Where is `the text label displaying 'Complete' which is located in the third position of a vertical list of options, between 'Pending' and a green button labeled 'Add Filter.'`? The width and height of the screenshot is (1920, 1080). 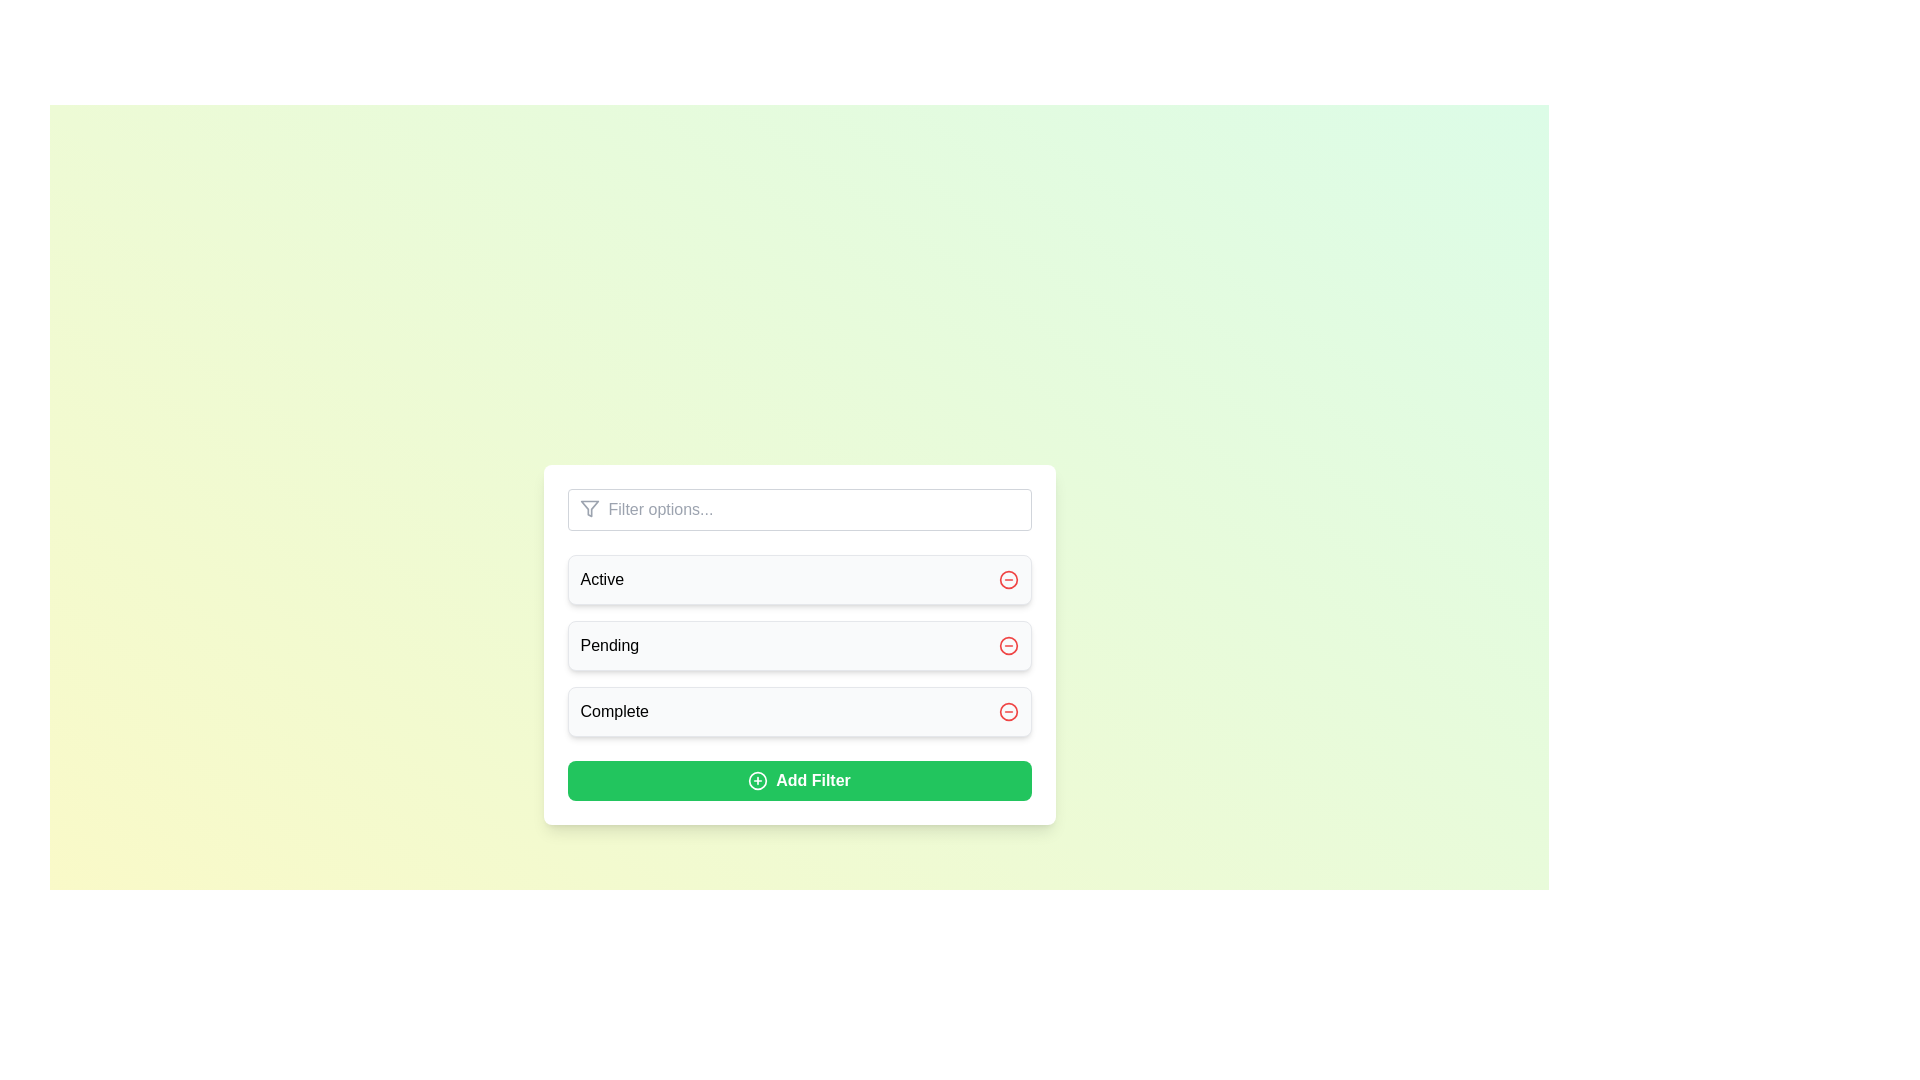 the text label displaying 'Complete' which is located in the third position of a vertical list of options, between 'Pending' and a green button labeled 'Add Filter.' is located at coordinates (613, 711).